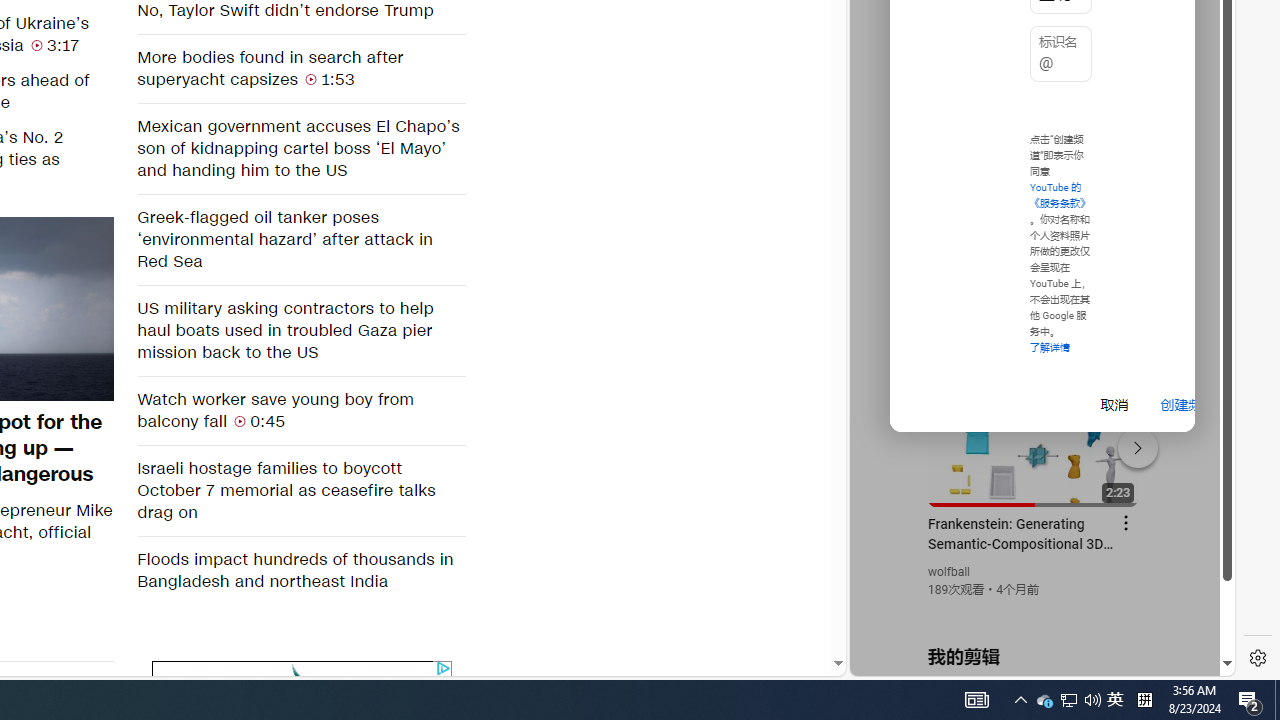  I want to click on 'More bodies found in search after superyacht capsizes 1:53', so click(300, 67).